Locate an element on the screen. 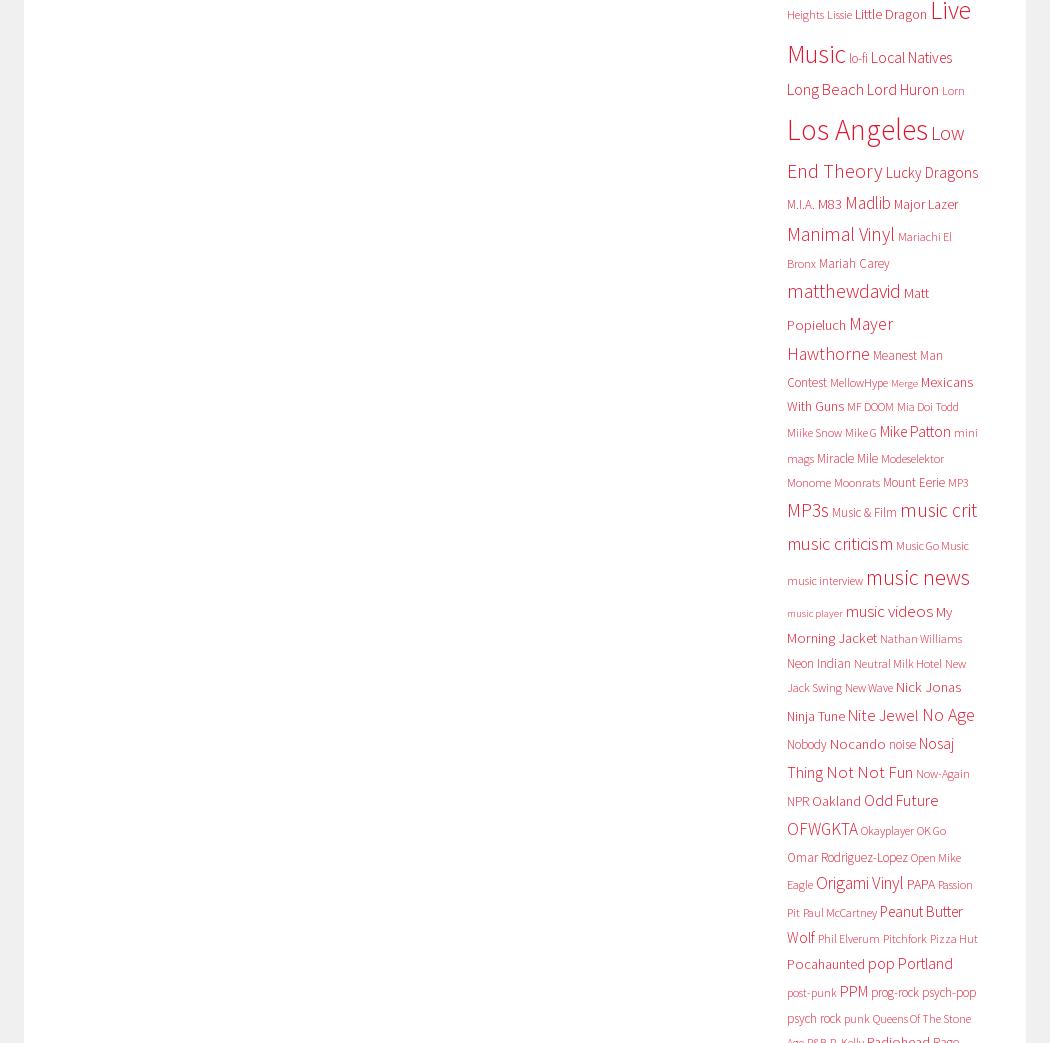 This screenshot has height=1043, width=1050. 'Madlib' is located at coordinates (865, 201).